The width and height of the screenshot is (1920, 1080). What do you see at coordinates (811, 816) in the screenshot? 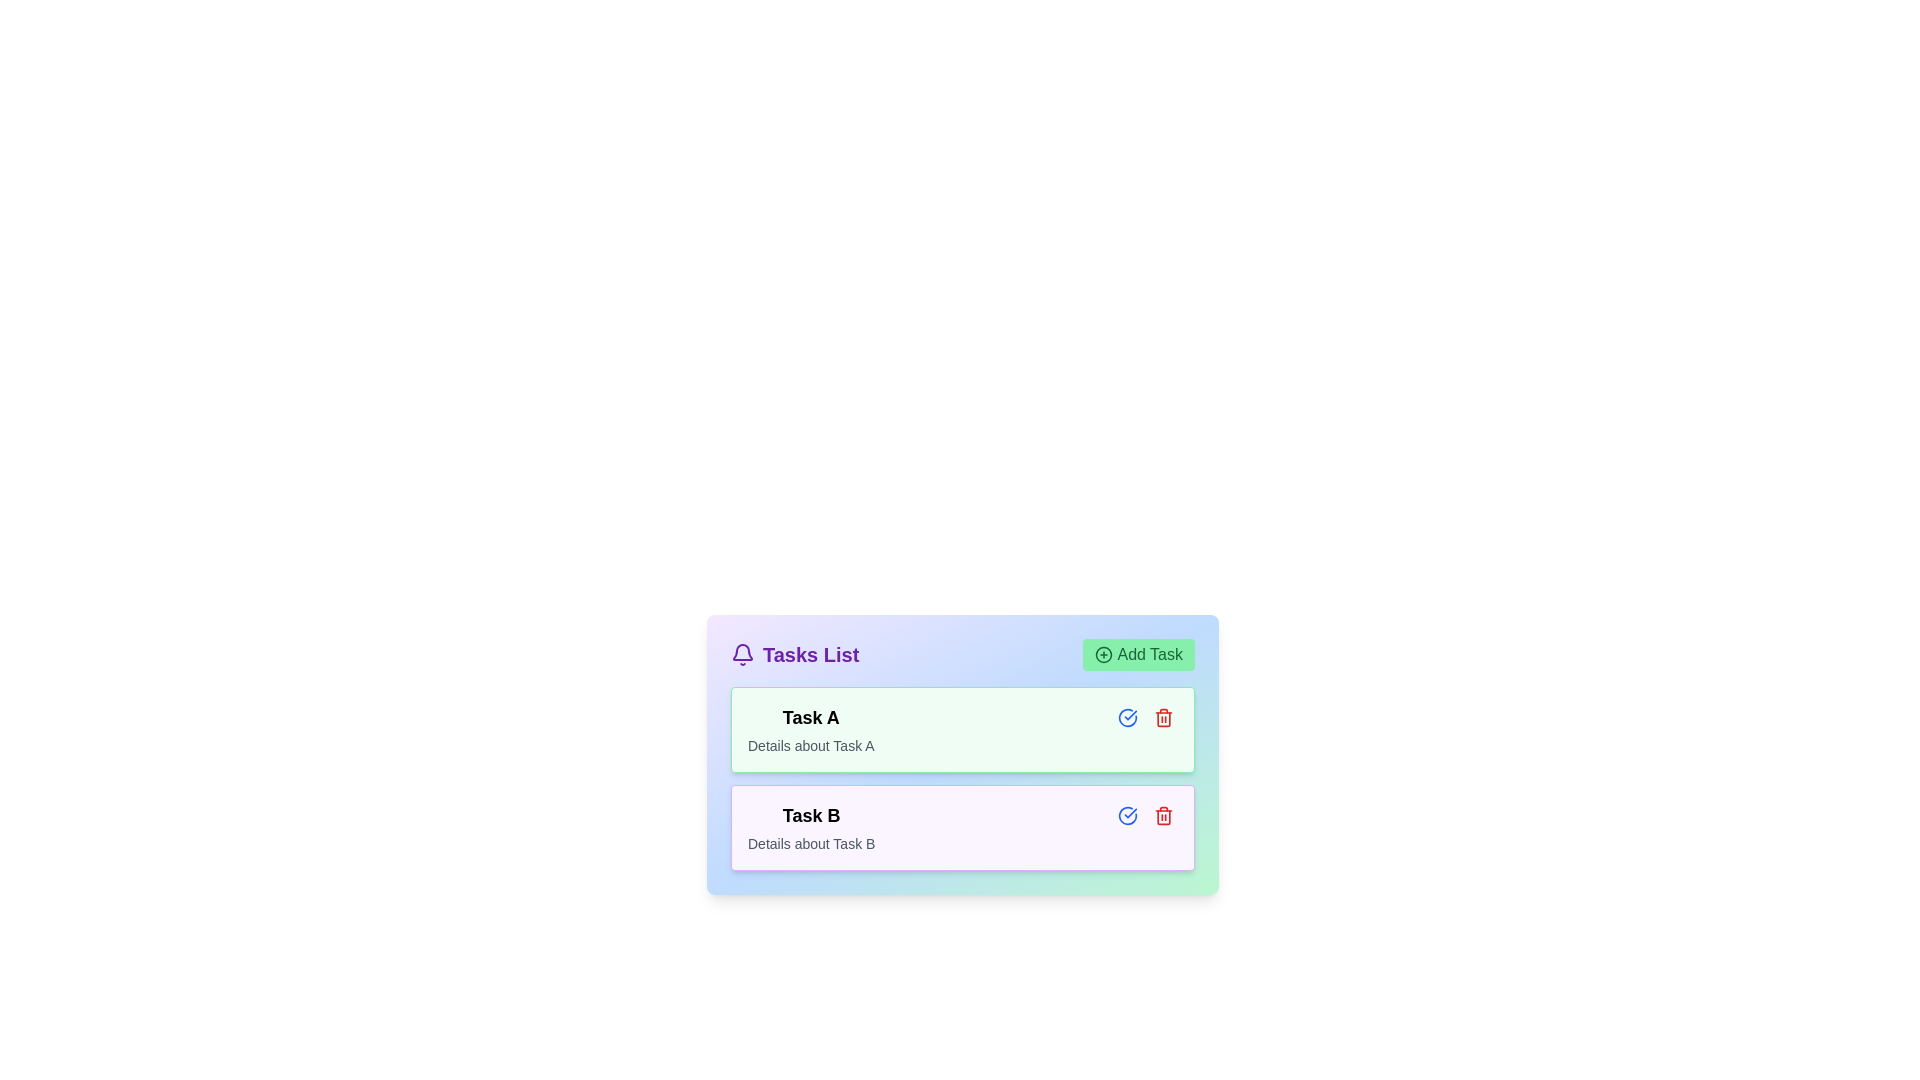
I see `the text label displaying 'Task B' in bold black font, which is located within a light purple rectangular section at the top of the task entry list` at bounding box center [811, 816].